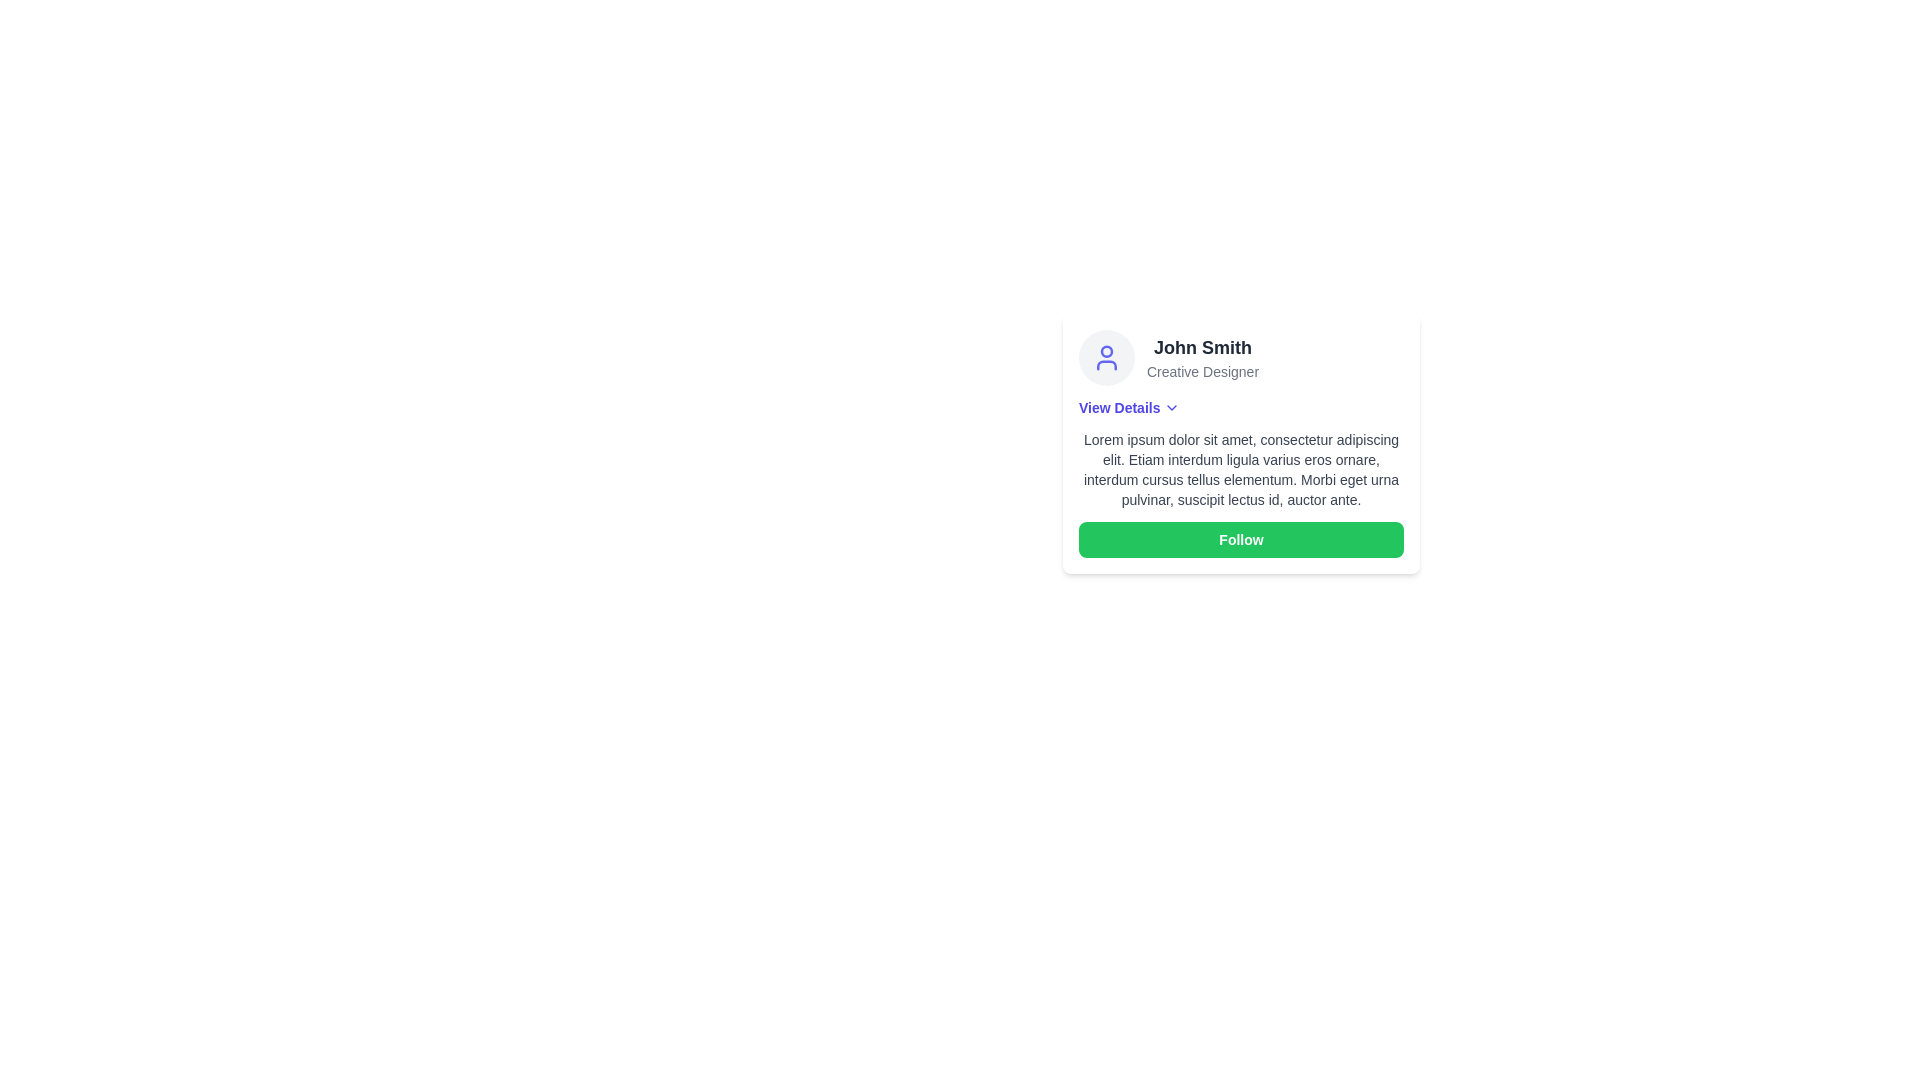 The image size is (1920, 1080). Describe the element at coordinates (1106, 357) in the screenshot. I see `the SVG User Icon located at the top-left corner of the card structure` at that location.